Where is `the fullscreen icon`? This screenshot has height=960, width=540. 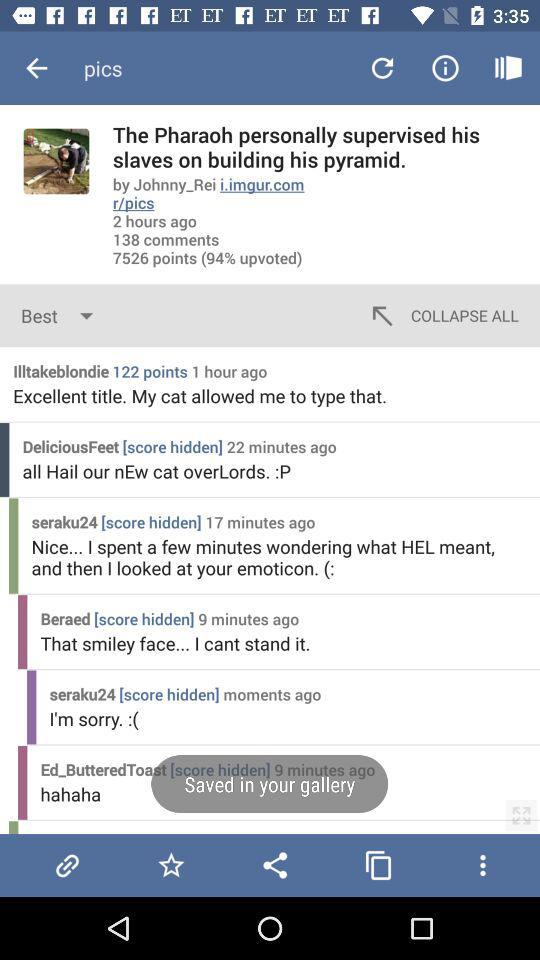
the fullscreen icon is located at coordinates (521, 815).